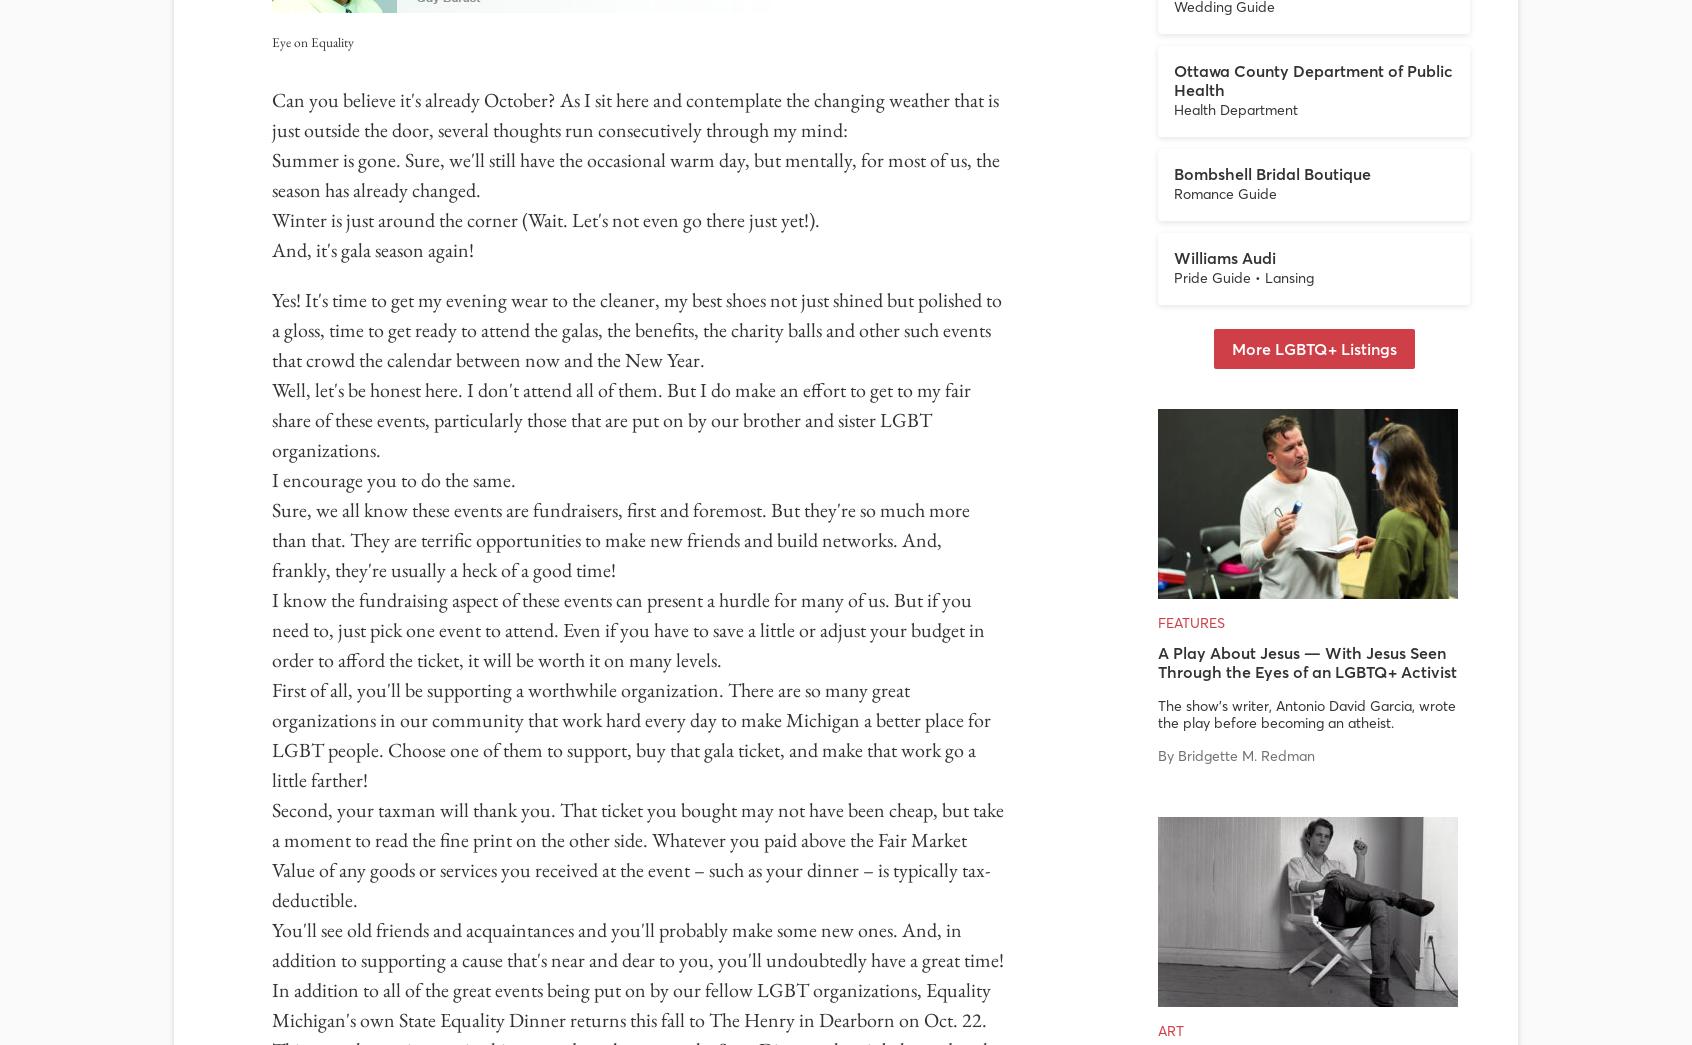  Describe the element at coordinates (845, 464) in the screenshot. I see `'Advertisement'` at that location.